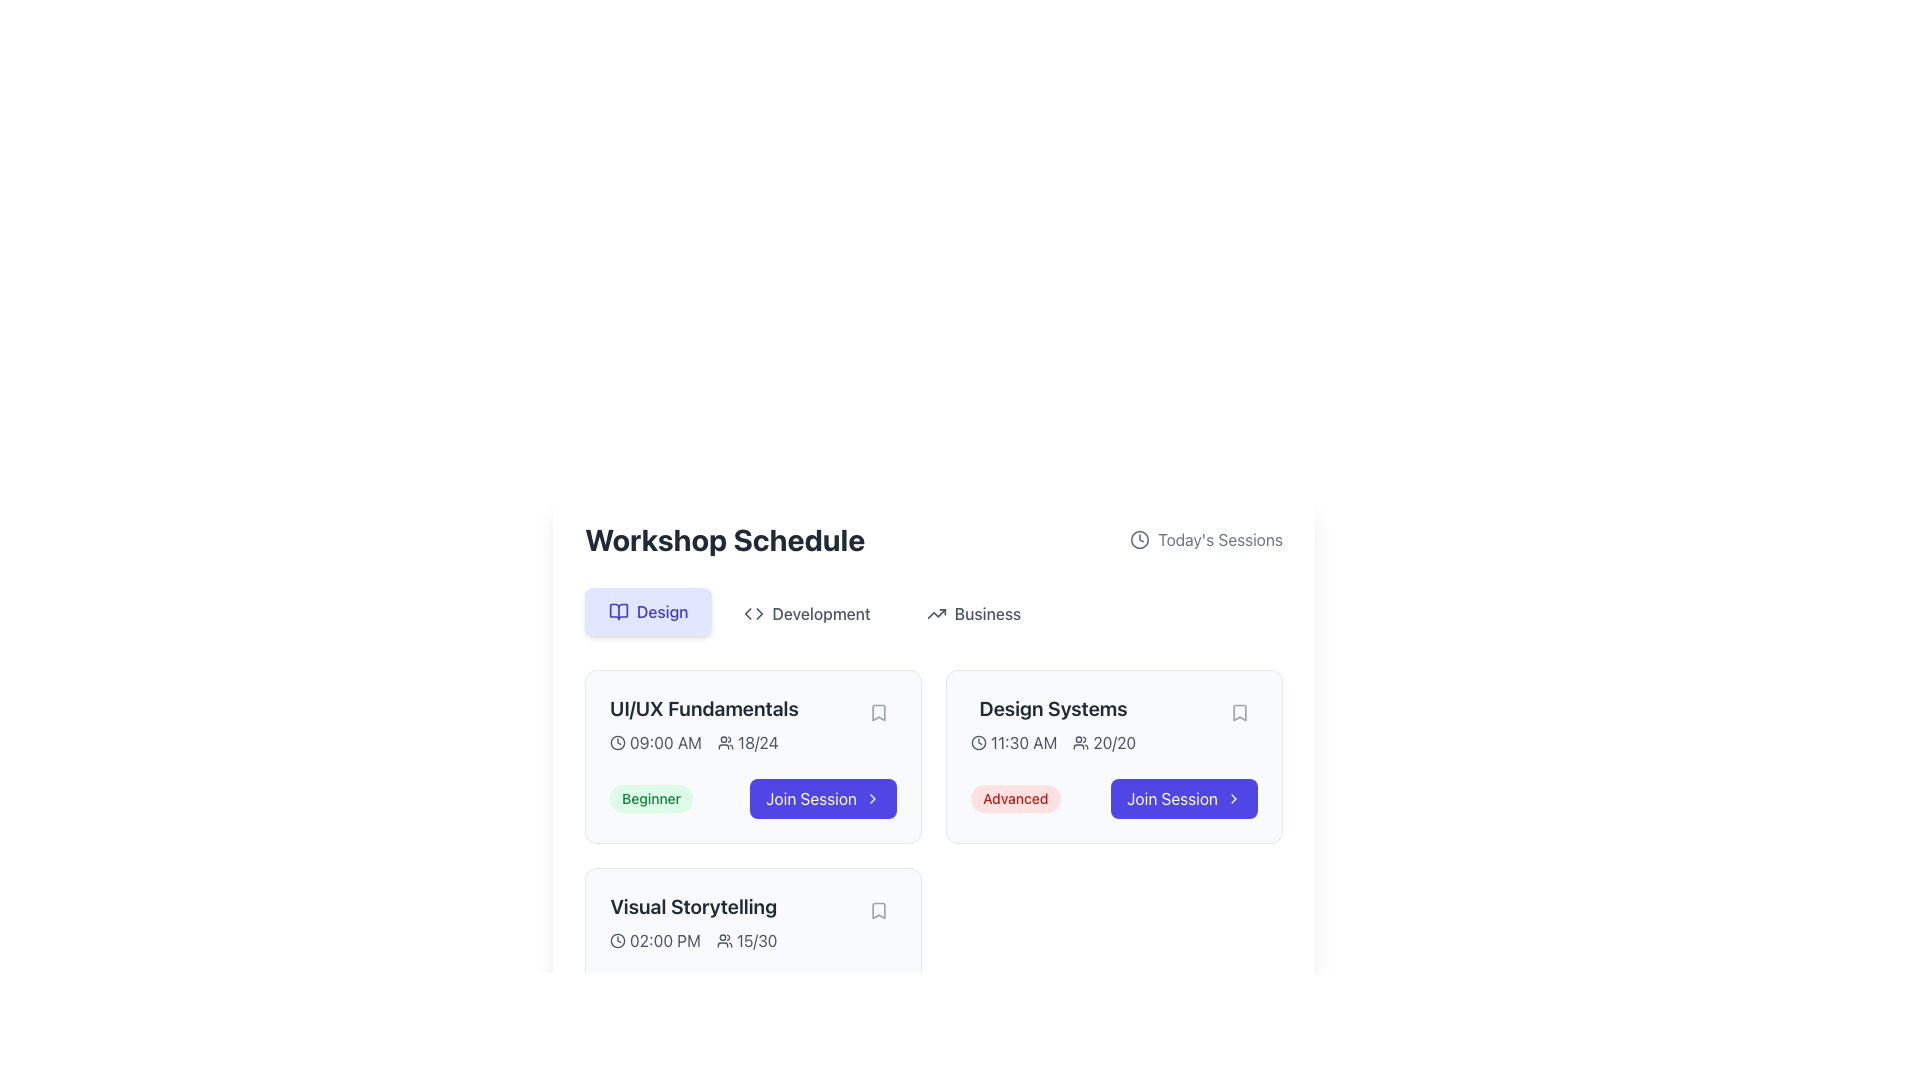  Describe the element at coordinates (878, 910) in the screenshot. I see `the bookmark button located in the bottom-right corner of the 'Visual Storytelling' card in the 'Workshop Schedule' section` at that location.